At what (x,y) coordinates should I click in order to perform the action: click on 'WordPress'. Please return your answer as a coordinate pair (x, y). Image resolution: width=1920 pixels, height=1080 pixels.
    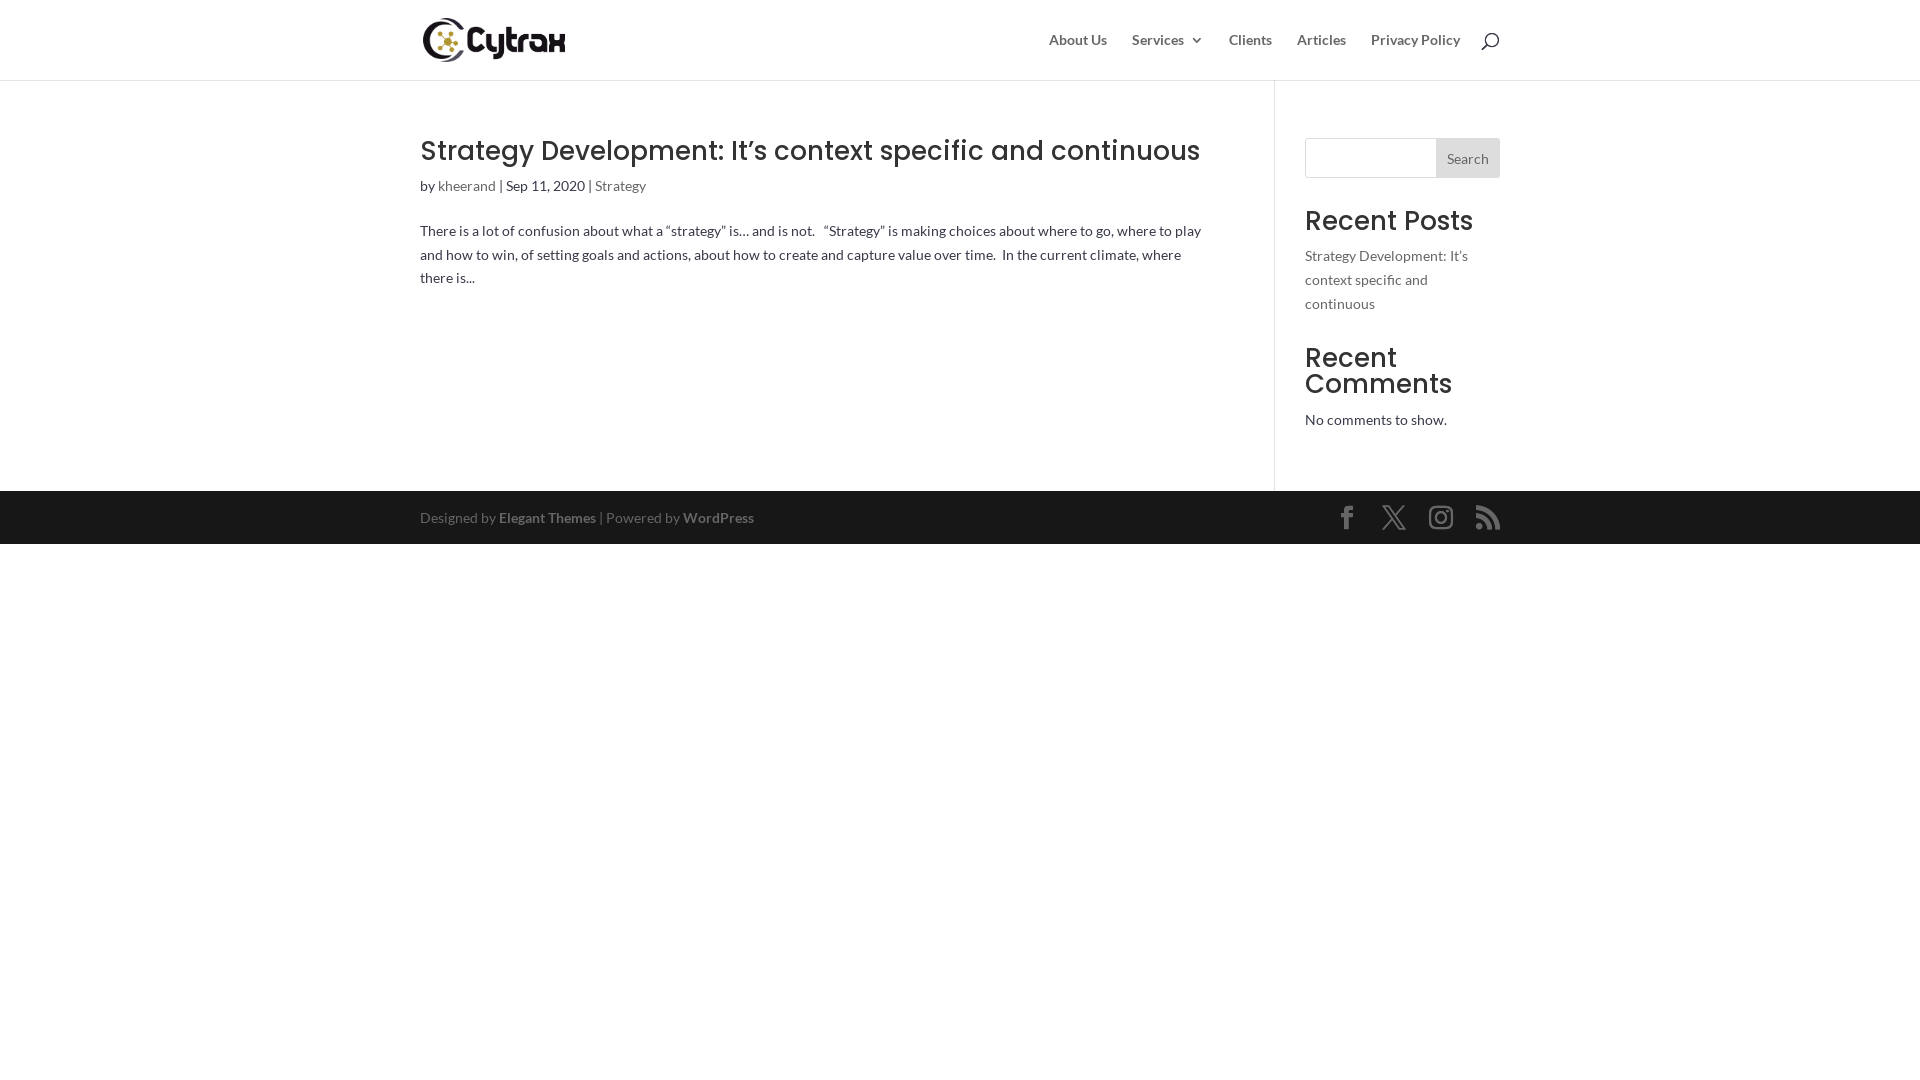
    Looking at the image, I should click on (718, 516).